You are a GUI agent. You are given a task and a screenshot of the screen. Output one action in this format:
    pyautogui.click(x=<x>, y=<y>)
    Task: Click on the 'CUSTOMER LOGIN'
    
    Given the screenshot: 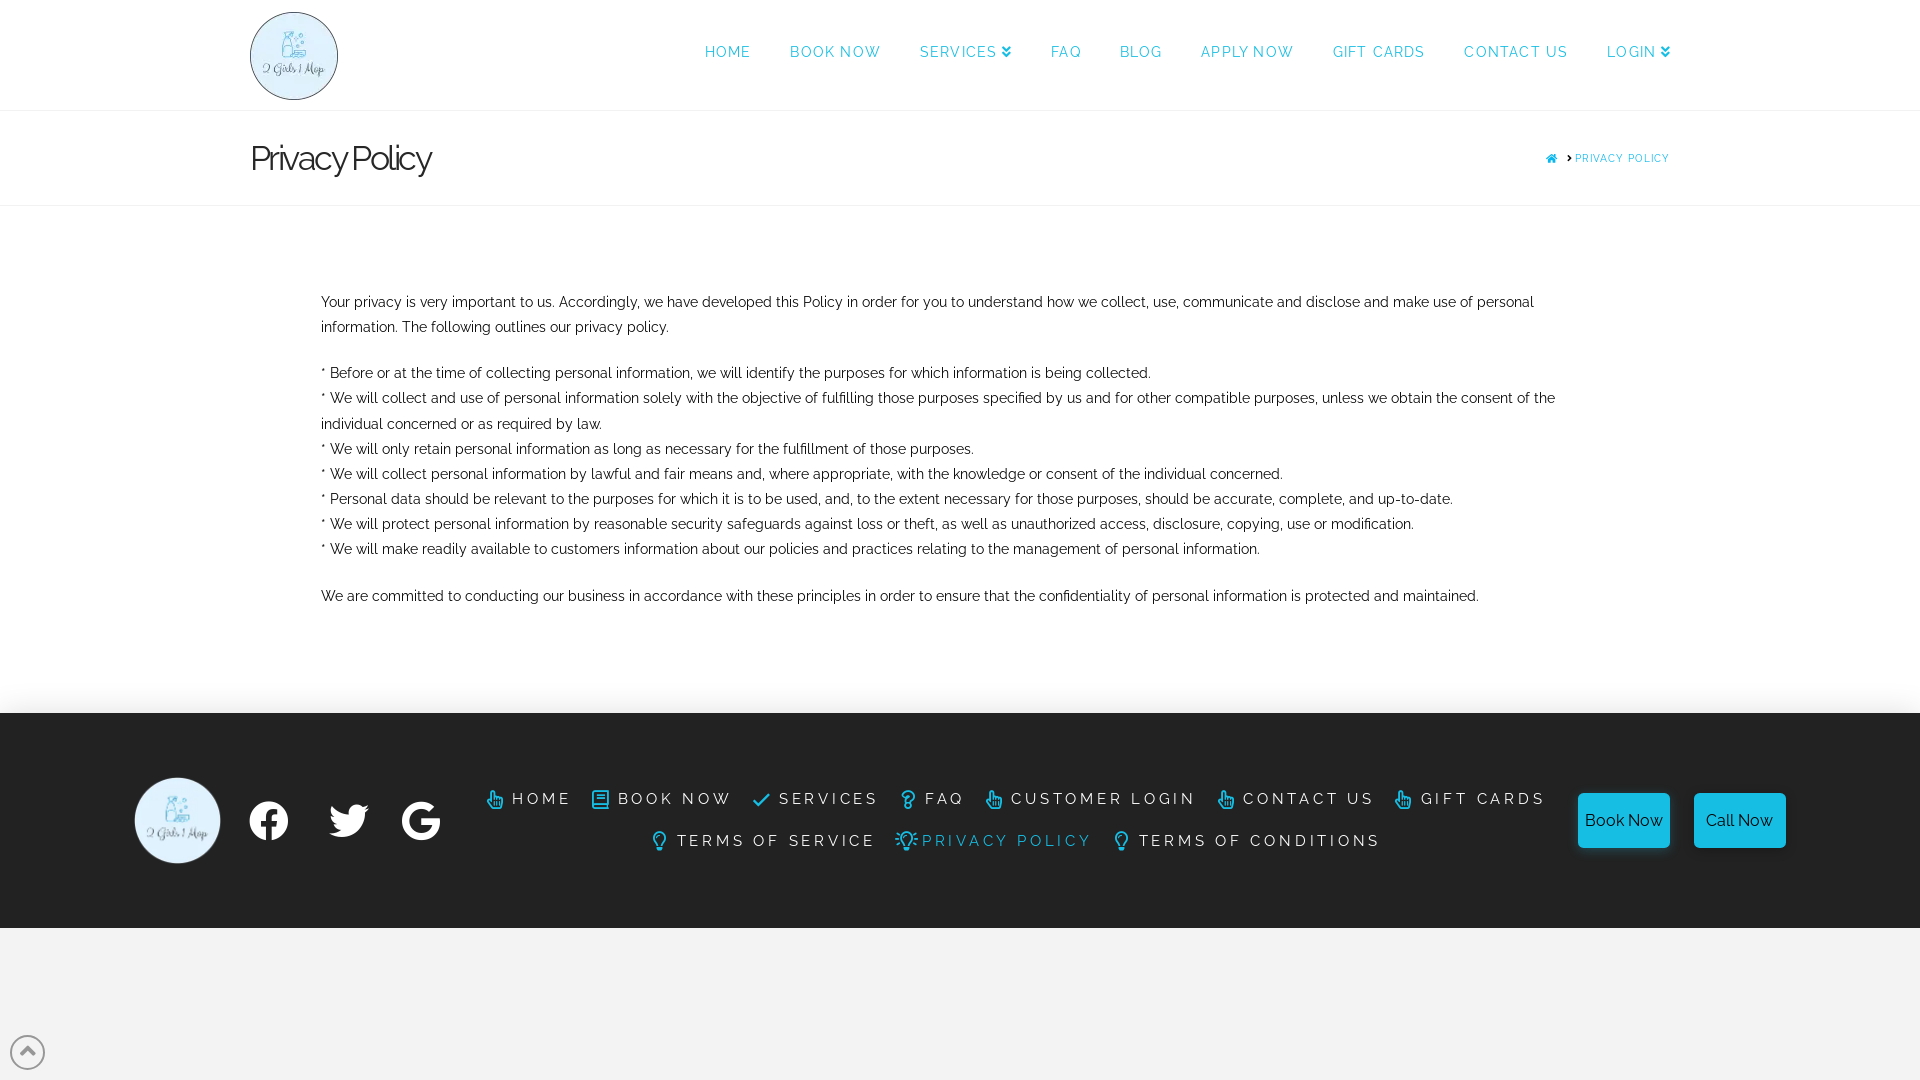 What is the action you would take?
    pyautogui.click(x=1088, y=798)
    